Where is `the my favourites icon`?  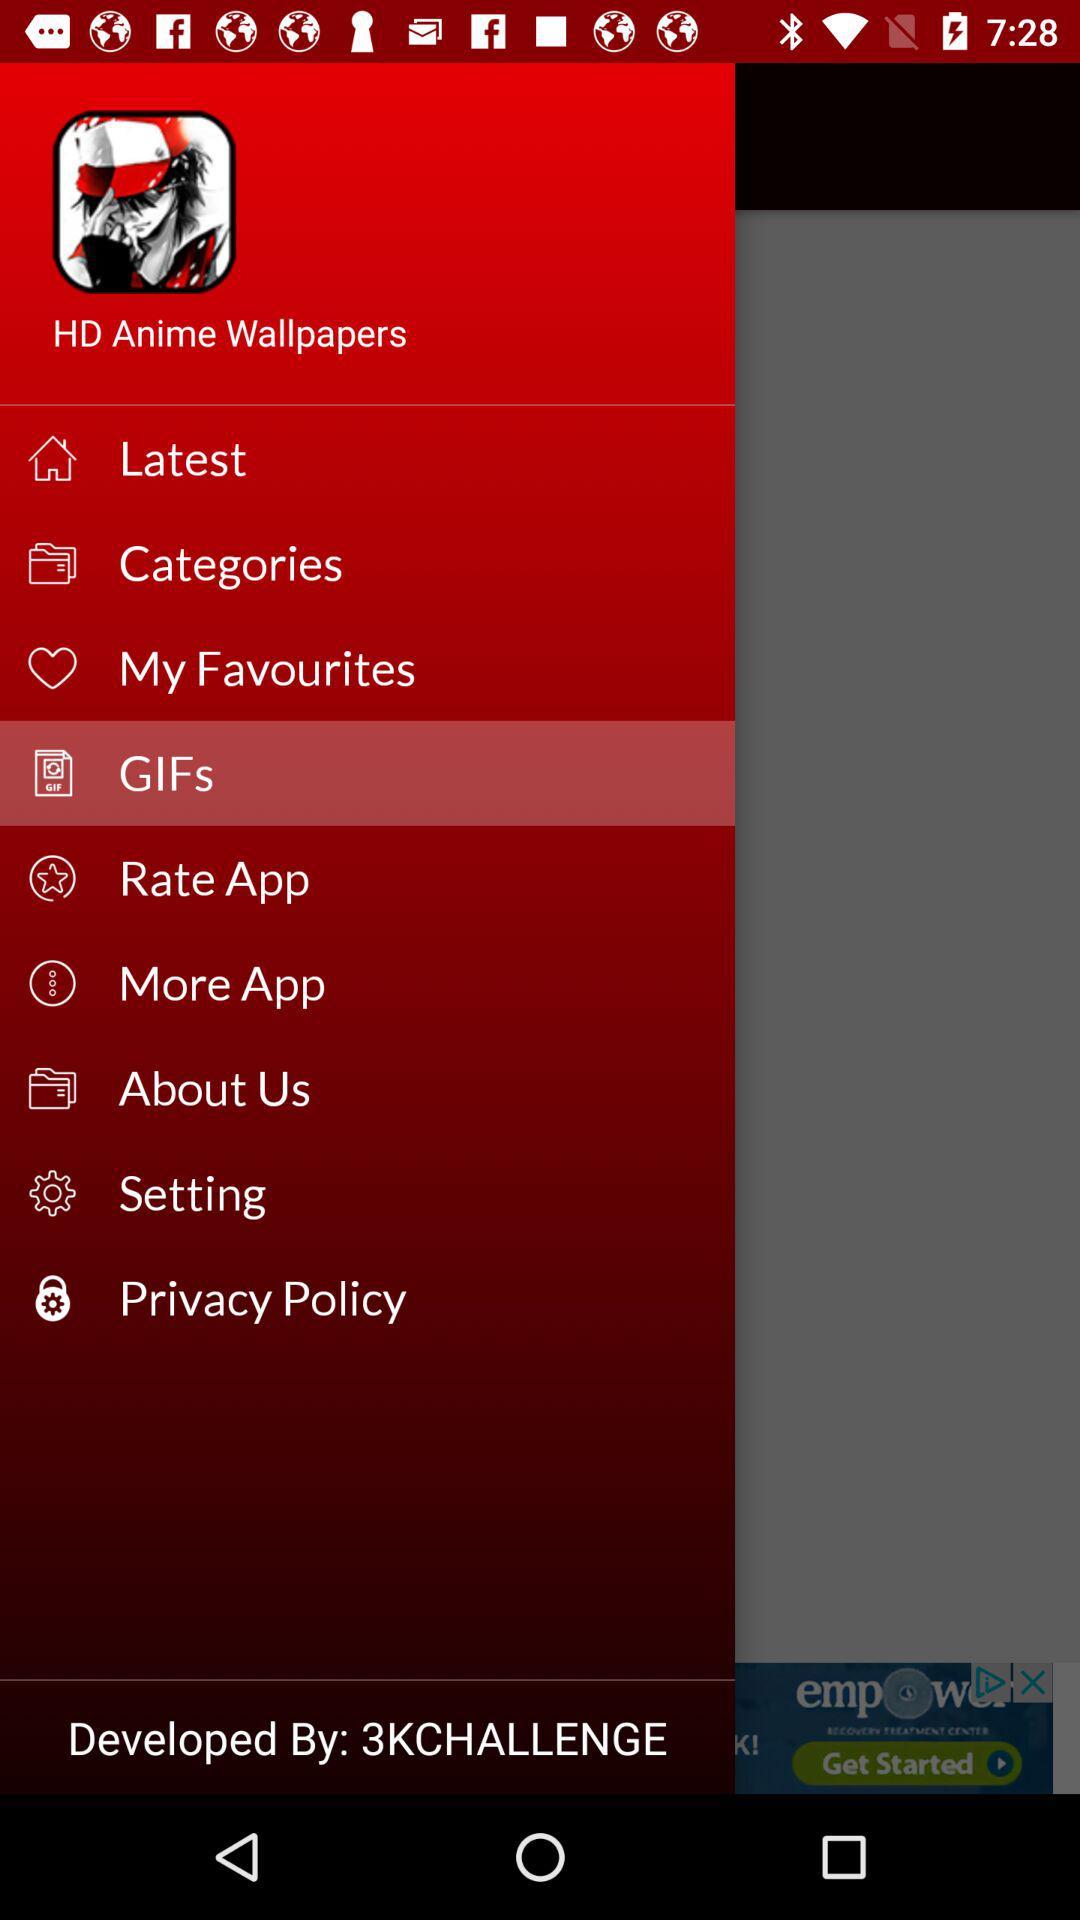
the my favourites icon is located at coordinates (412, 668).